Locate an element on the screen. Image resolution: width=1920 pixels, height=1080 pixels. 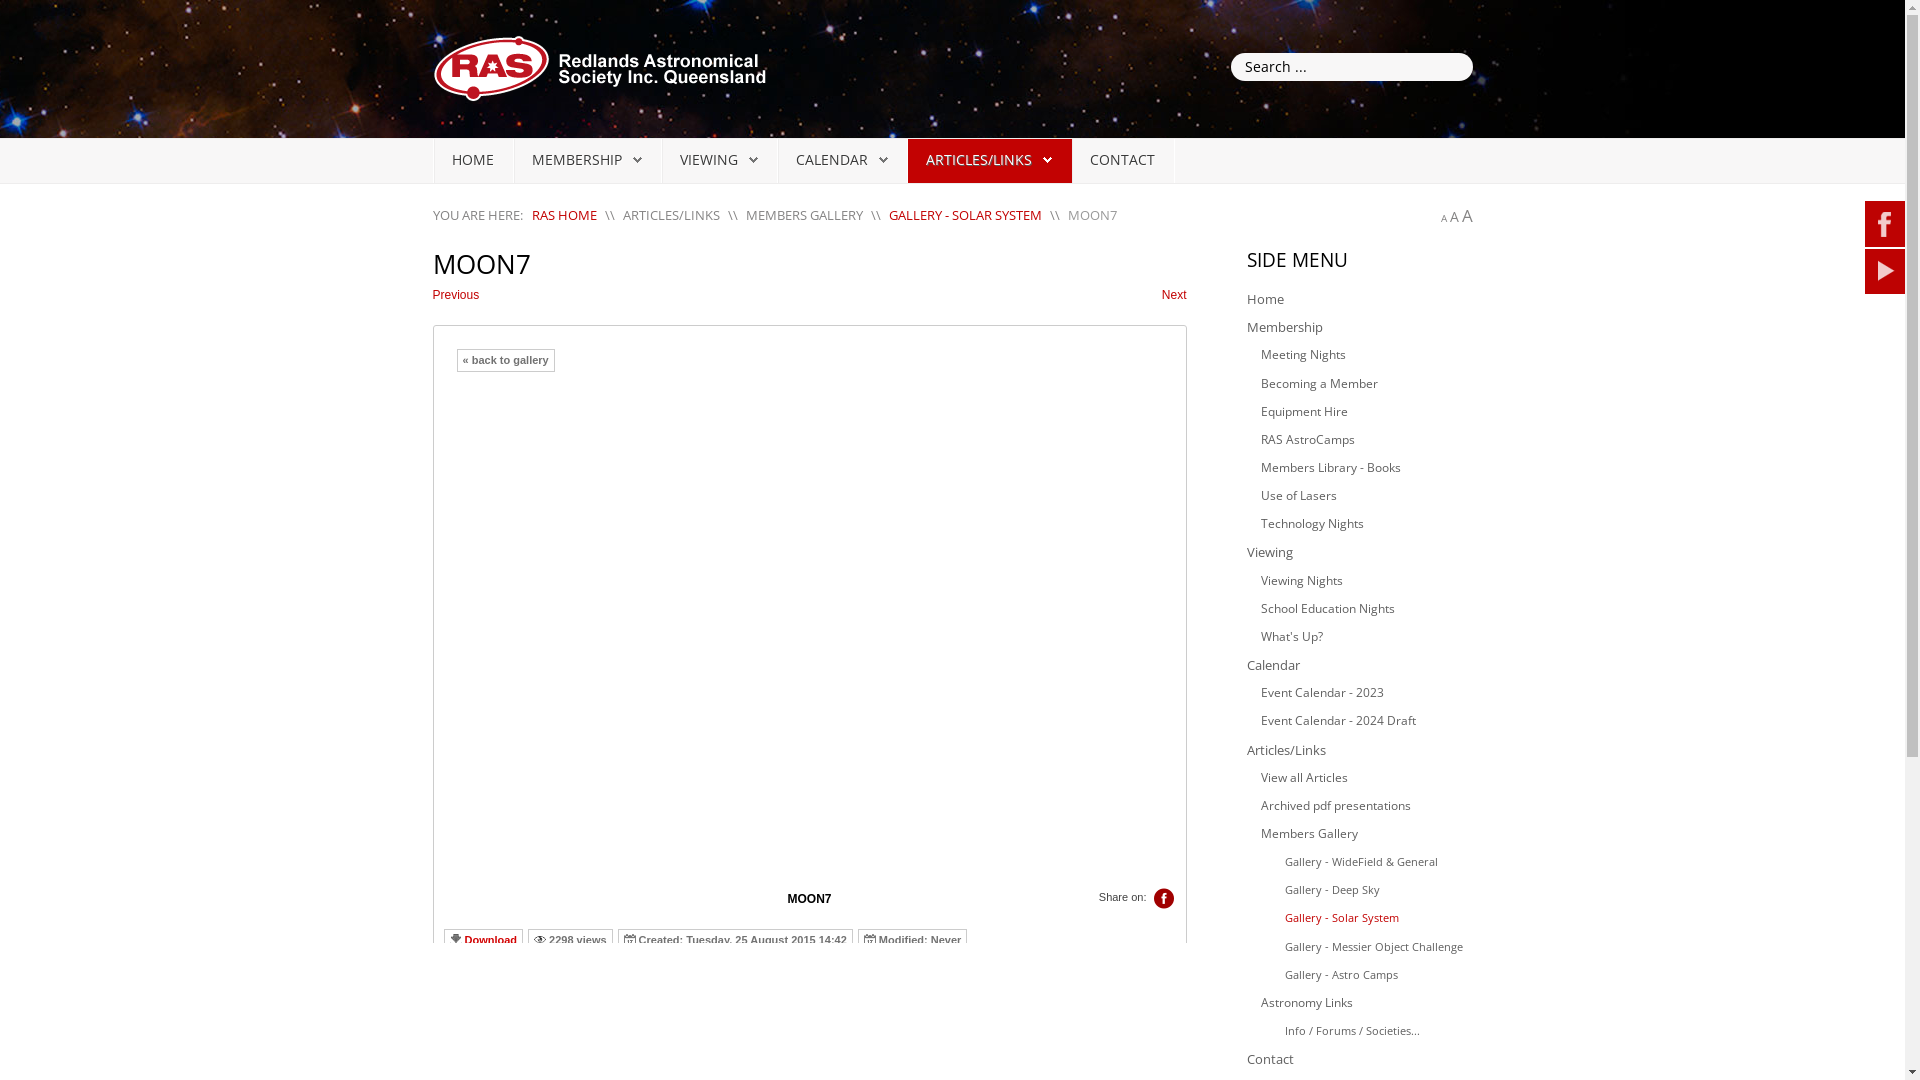
'Home' is located at coordinates (1358, 299).